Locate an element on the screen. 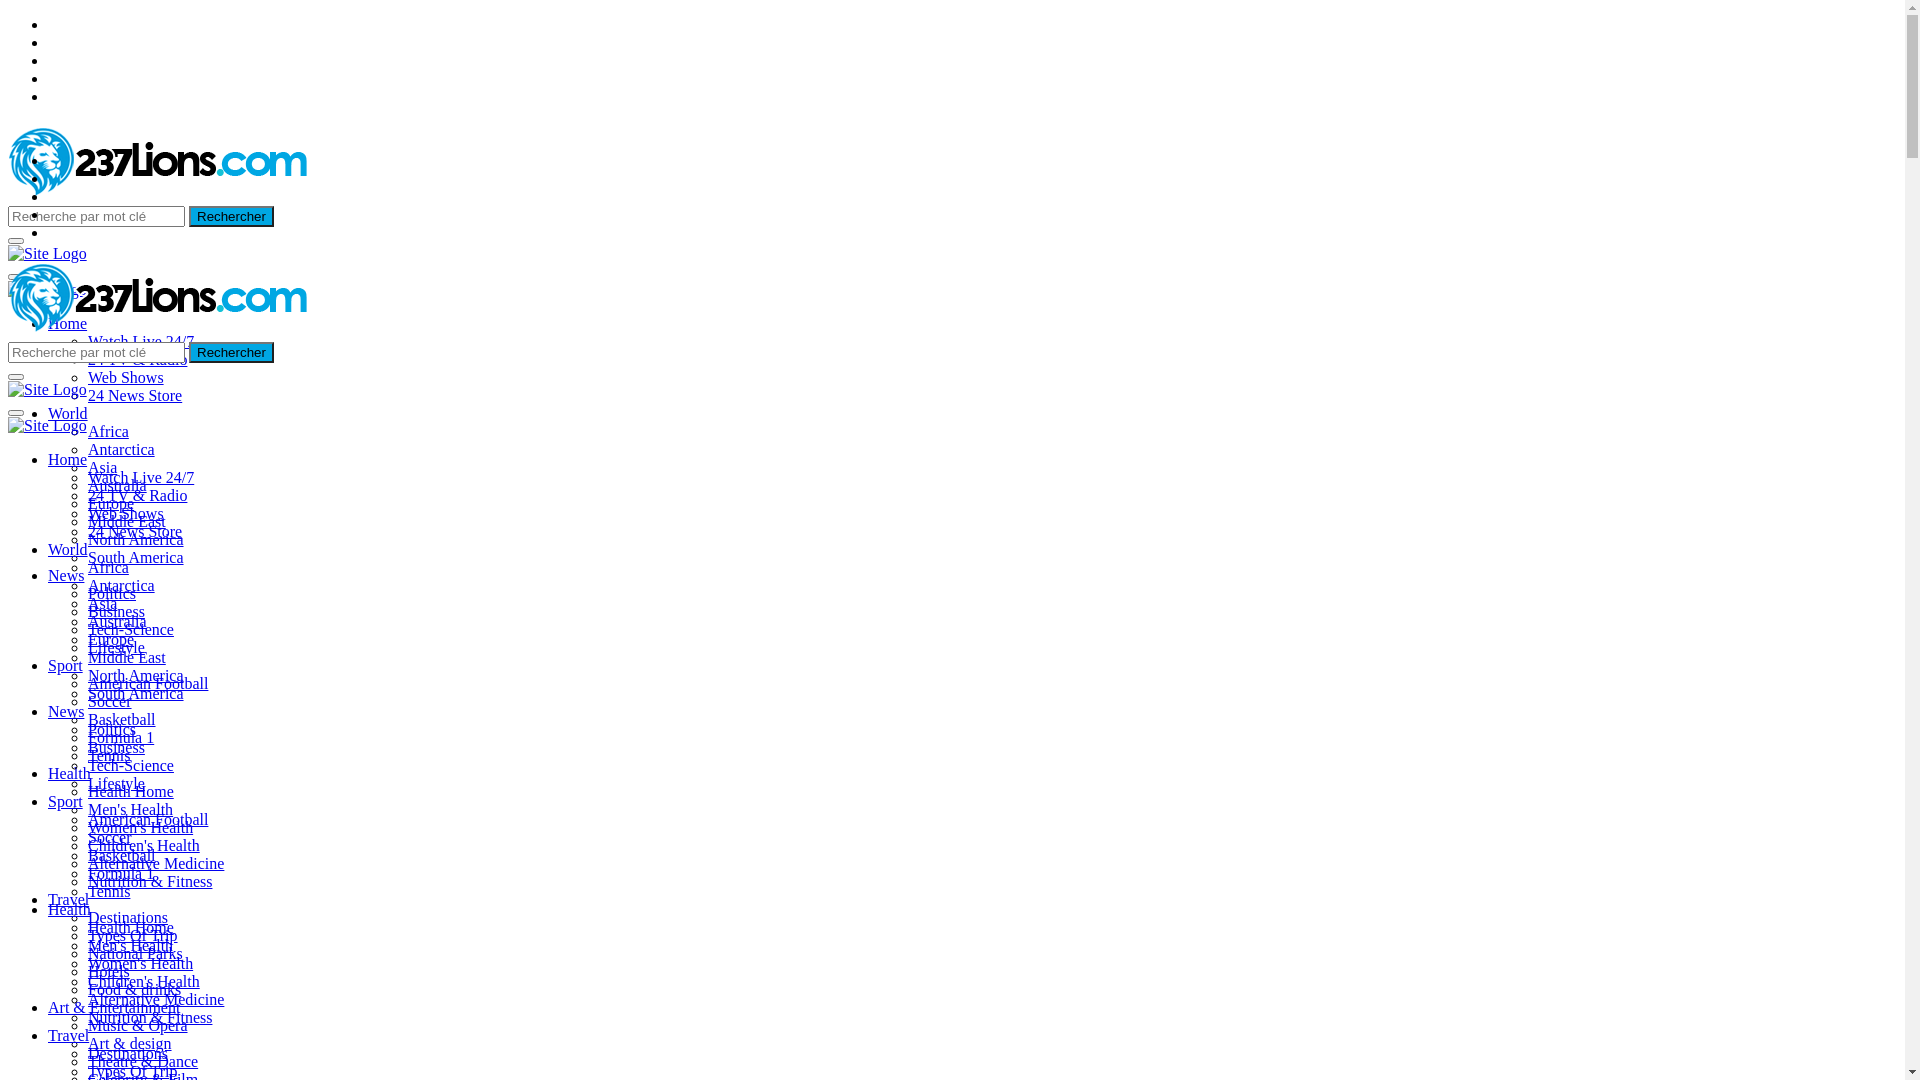 Image resolution: width=1920 pixels, height=1080 pixels. 'Tech-Science' is located at coordinates (86, 765).